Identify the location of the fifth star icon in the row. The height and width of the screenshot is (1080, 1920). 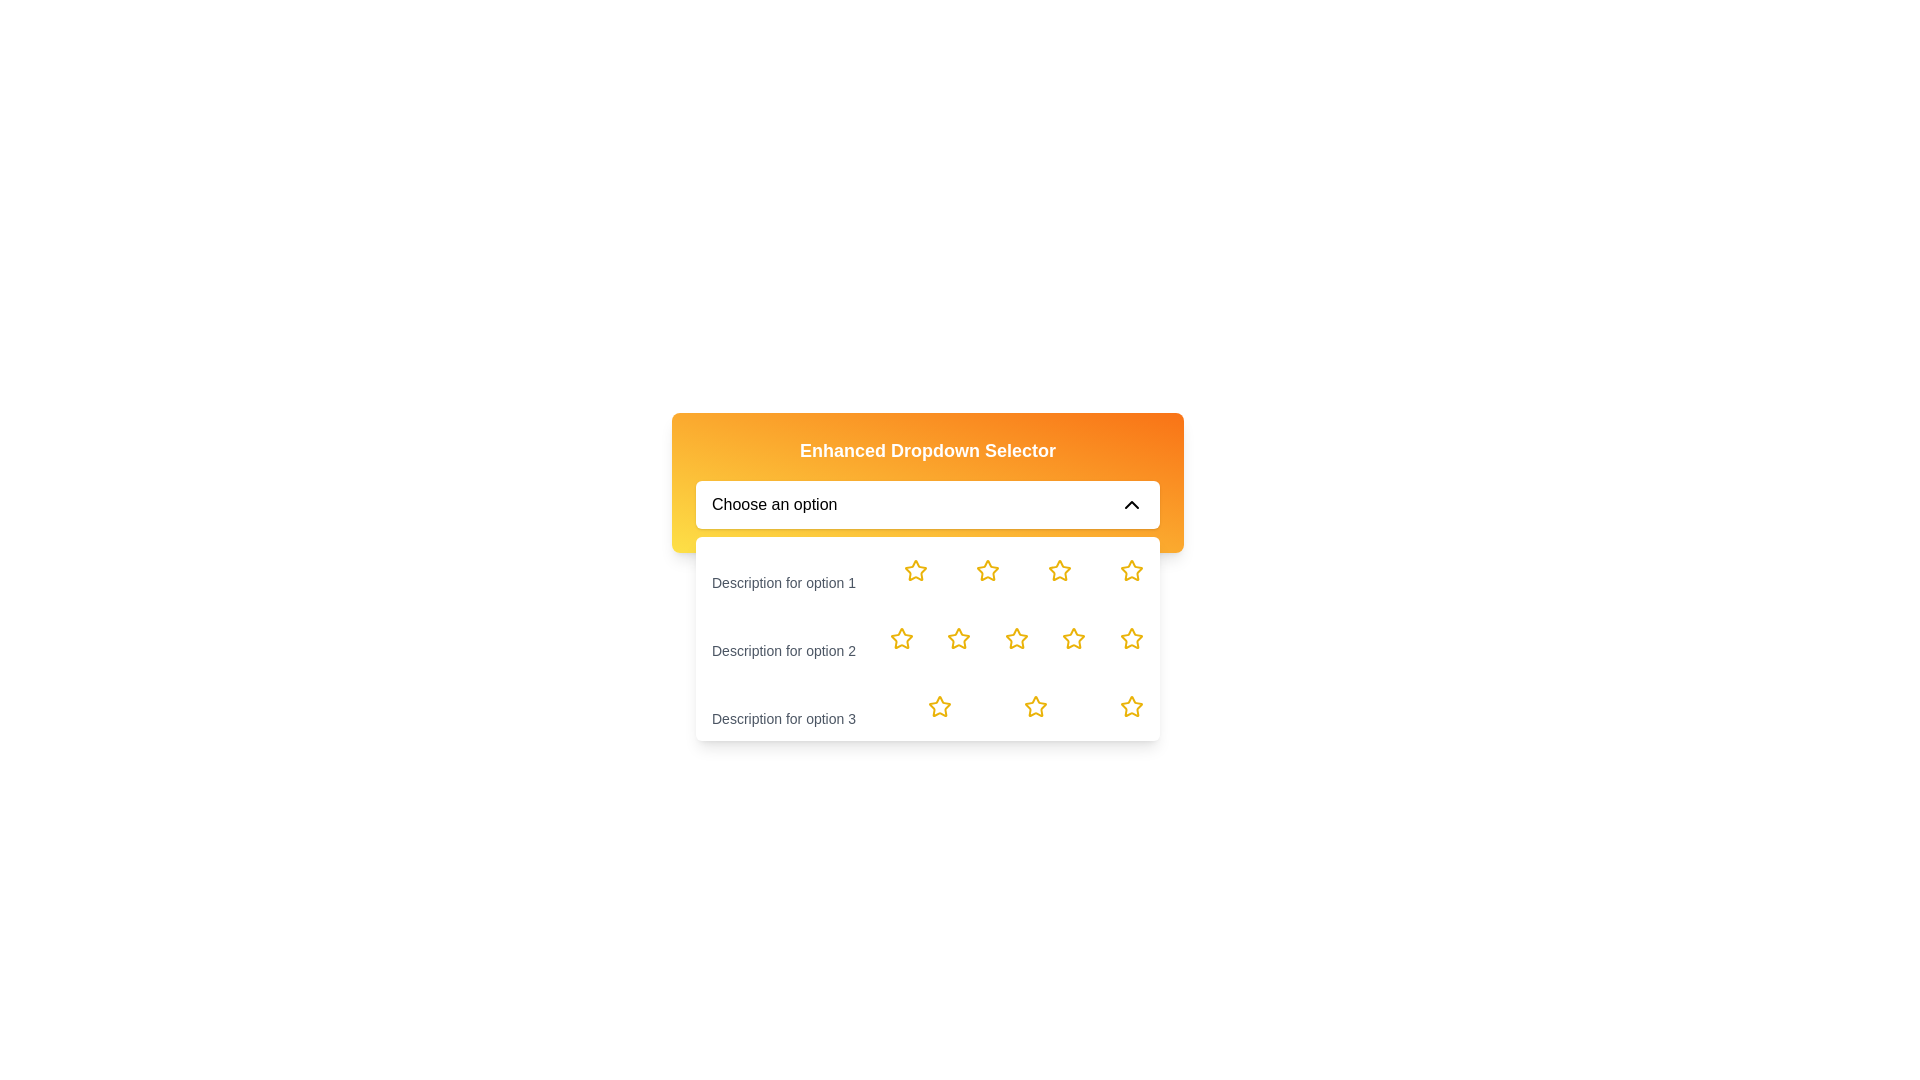
(1132, 570).